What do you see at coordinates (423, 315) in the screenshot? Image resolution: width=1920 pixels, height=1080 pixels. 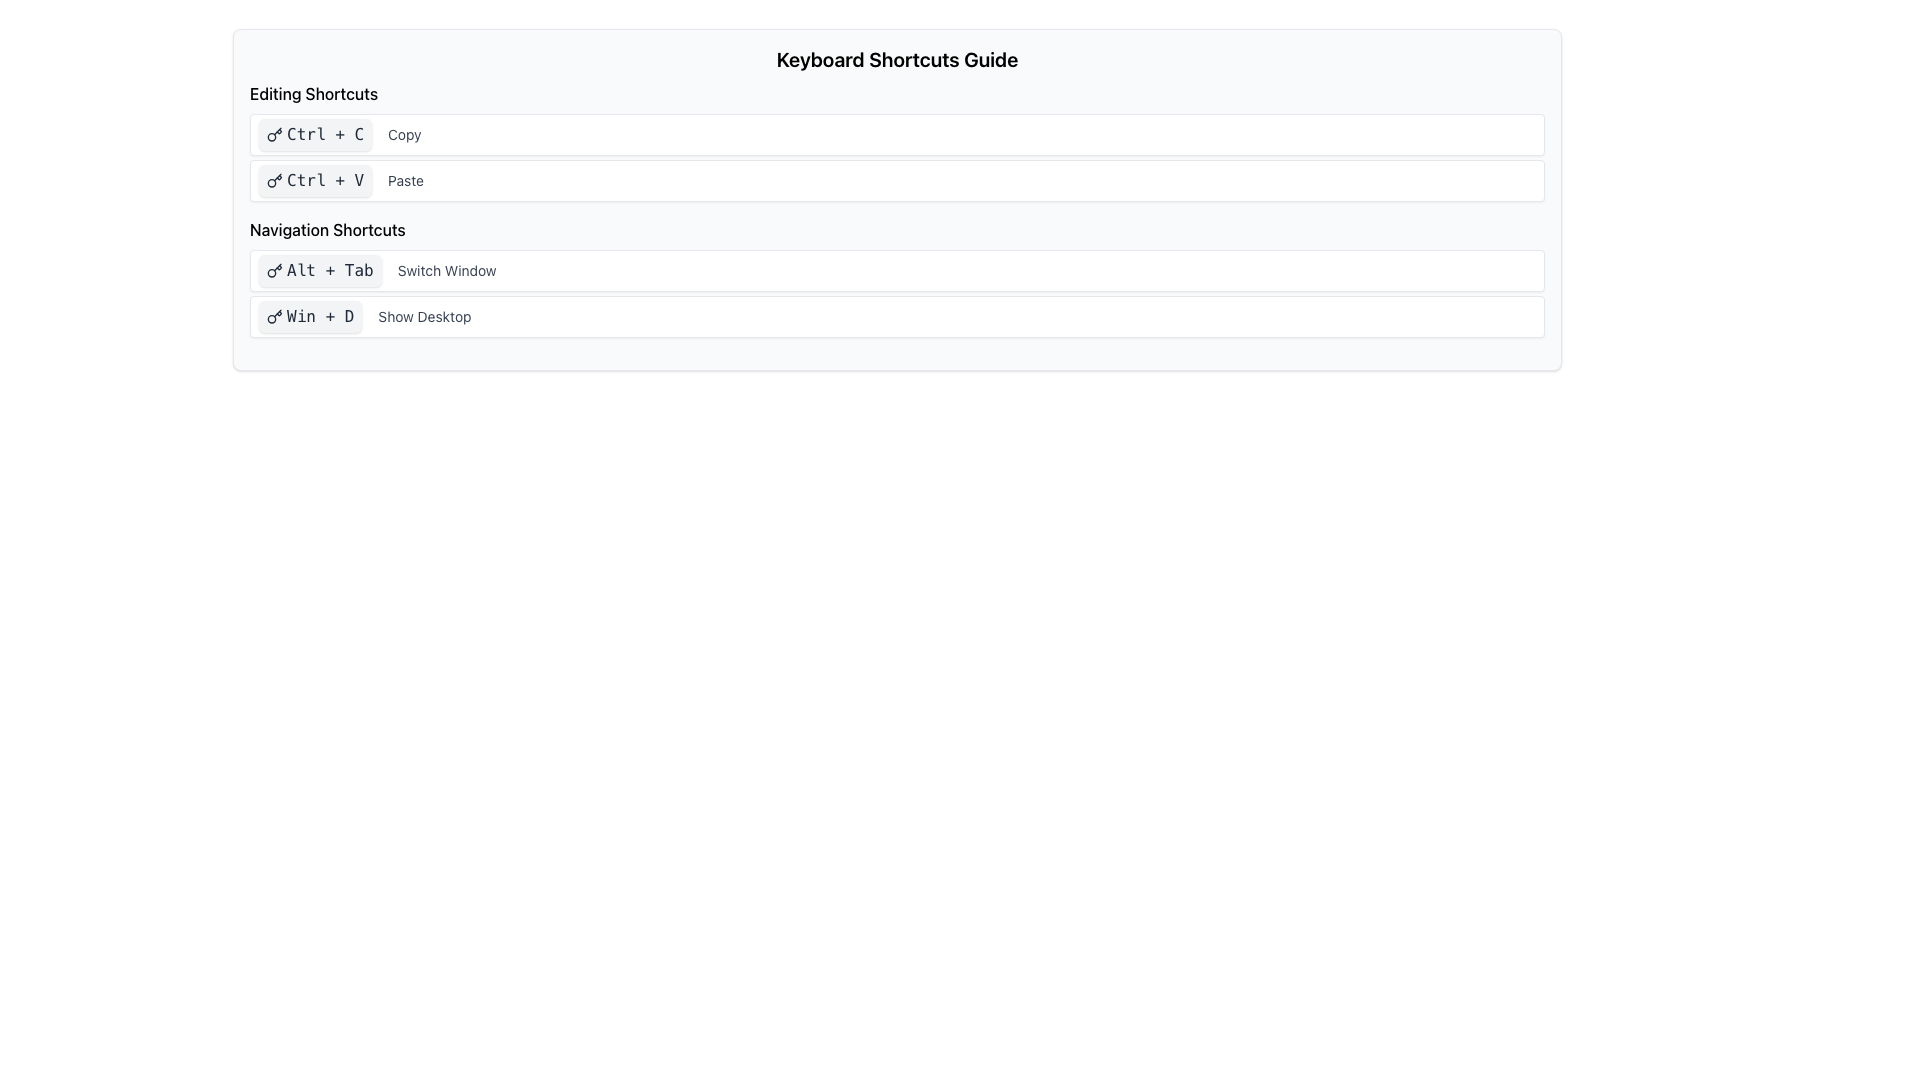 I see `the non-interactive text label providing additional information about the keyboard shortcut located beneath 'Win + D' in the 'Navigation Shortcuts' section` at bounding box center [423, 315].